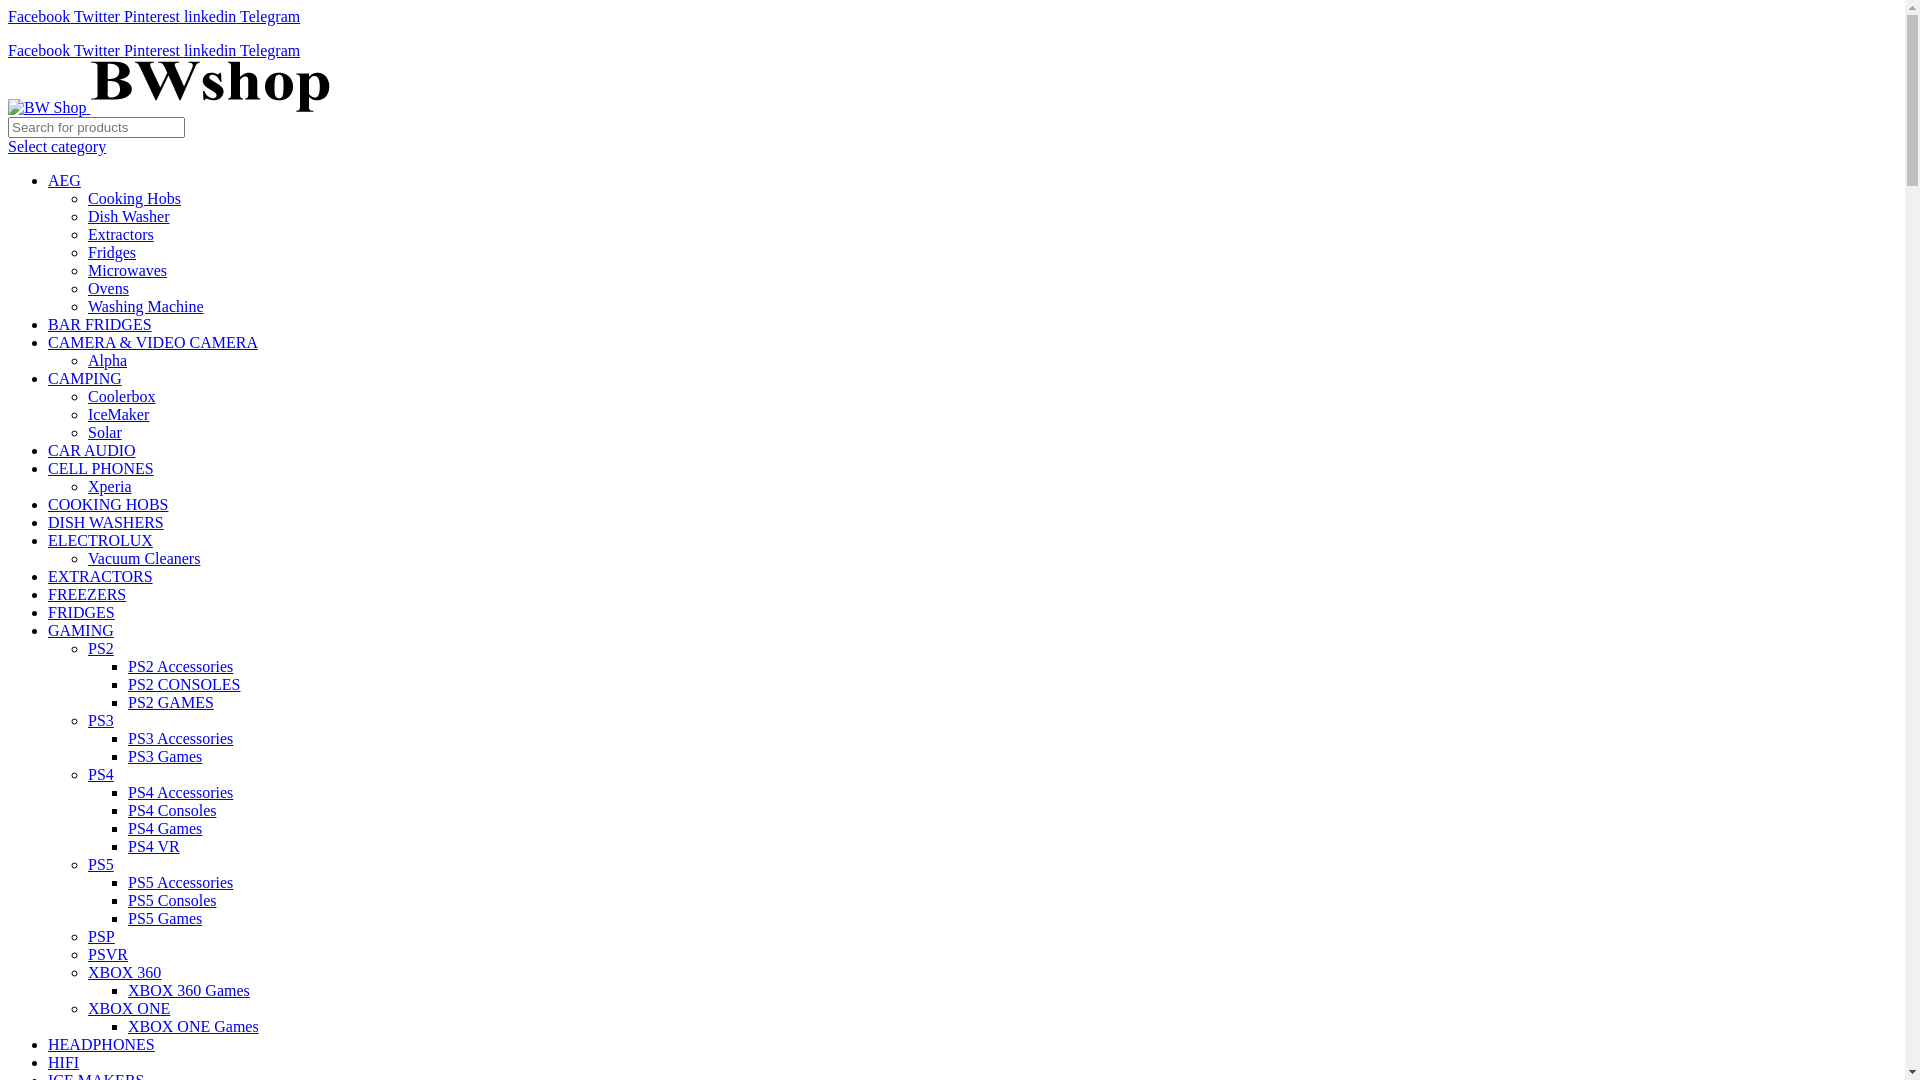 This screenshot has width=1920, height=1080. Describe the element at coordinates (84, 378) in the screenshot. I see `'CAMPING'` at that location.